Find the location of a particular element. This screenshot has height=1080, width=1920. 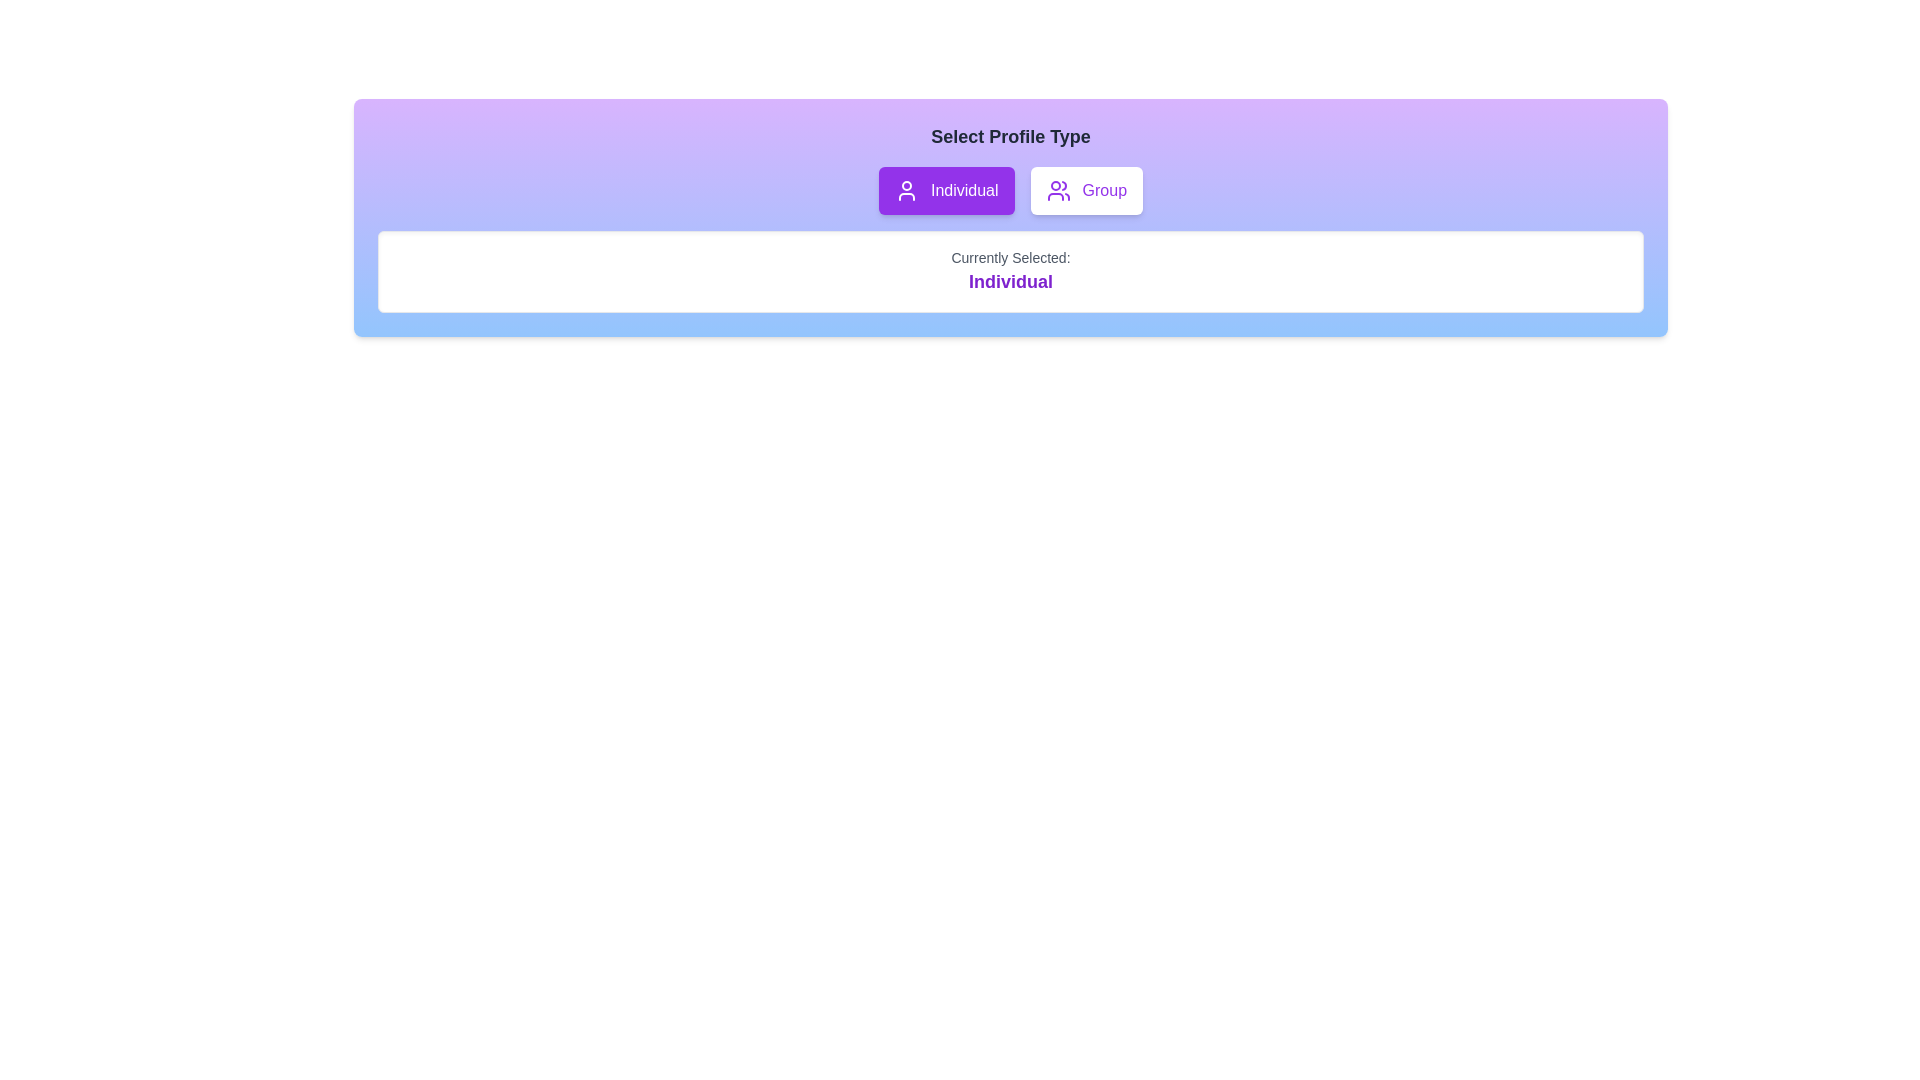

the profile type by clicking on the corresponding button labeled Individual is located at coordinates (945, 191).